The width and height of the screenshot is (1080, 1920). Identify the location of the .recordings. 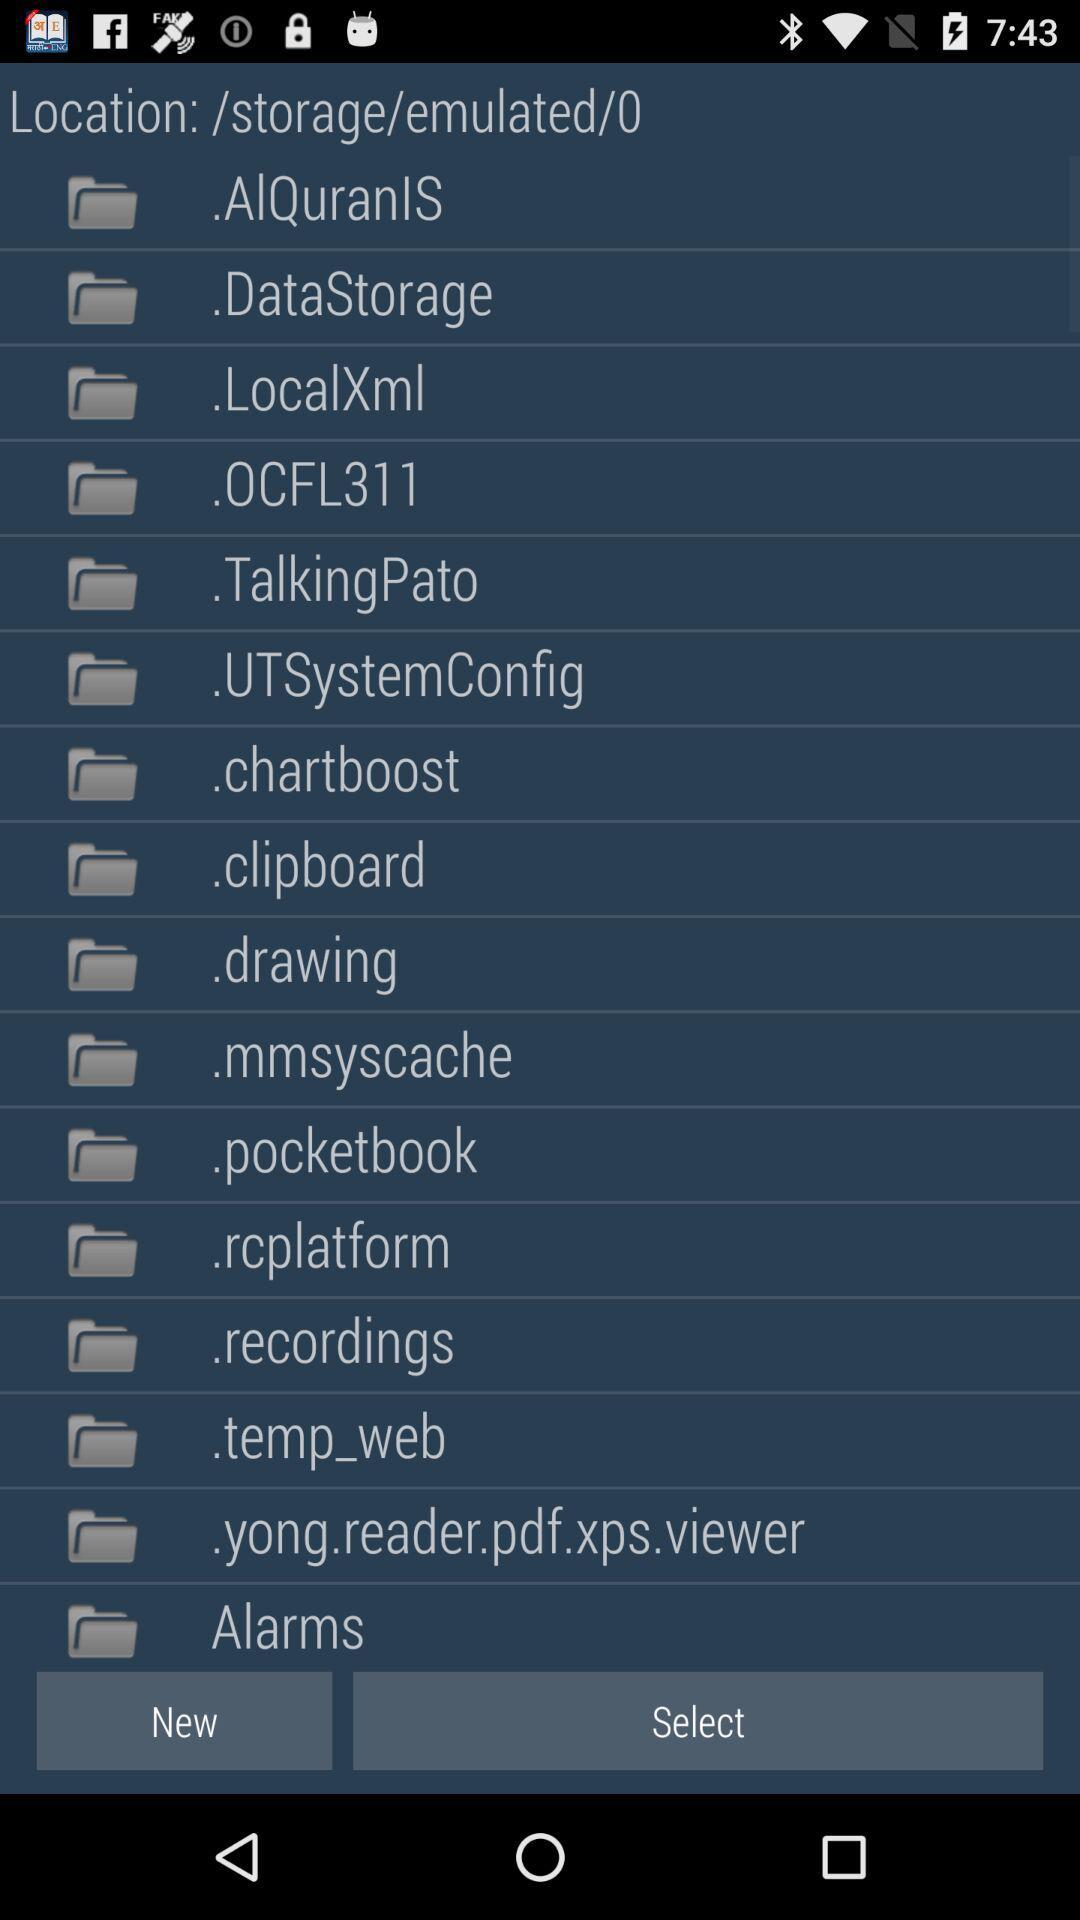
(331, 1345).